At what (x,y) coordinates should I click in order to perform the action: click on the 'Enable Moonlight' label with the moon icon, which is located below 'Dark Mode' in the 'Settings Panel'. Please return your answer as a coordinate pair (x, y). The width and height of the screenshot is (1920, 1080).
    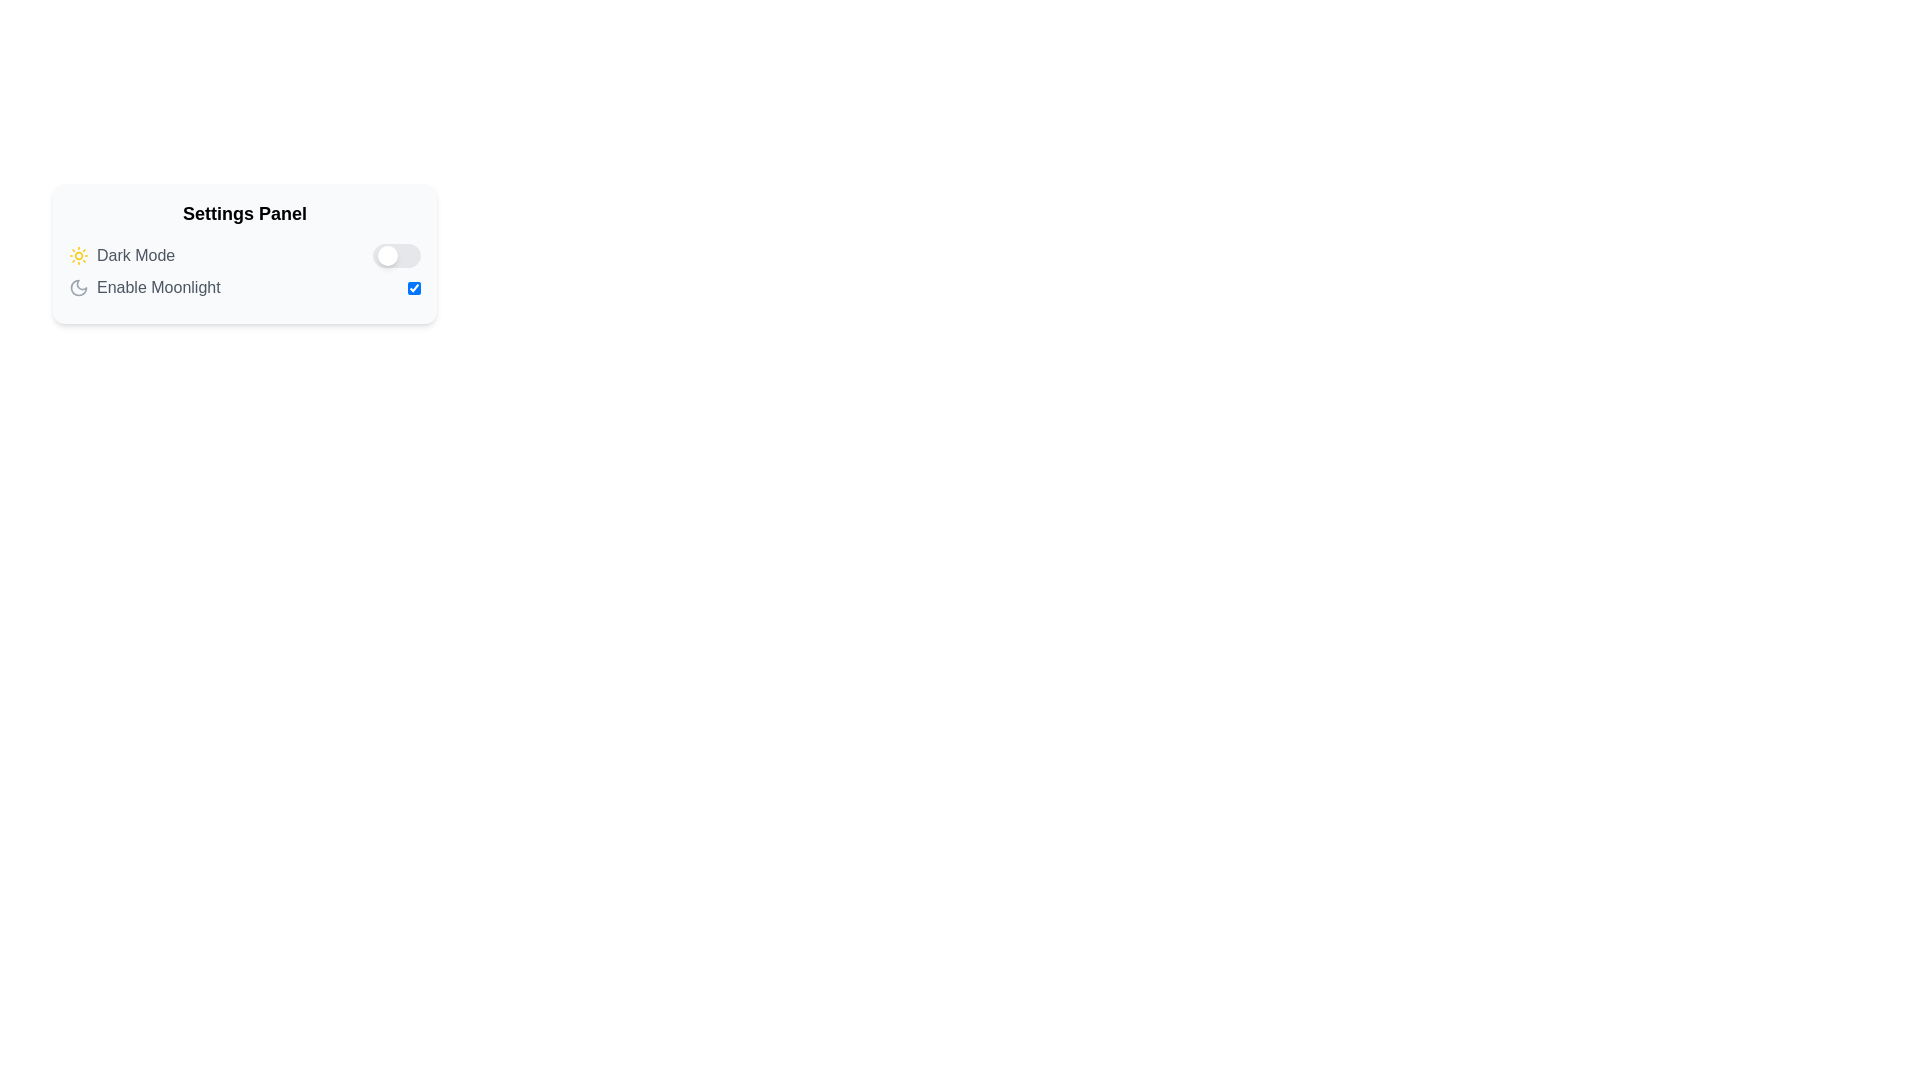
    Looking at the image, I should click on (143, 288).